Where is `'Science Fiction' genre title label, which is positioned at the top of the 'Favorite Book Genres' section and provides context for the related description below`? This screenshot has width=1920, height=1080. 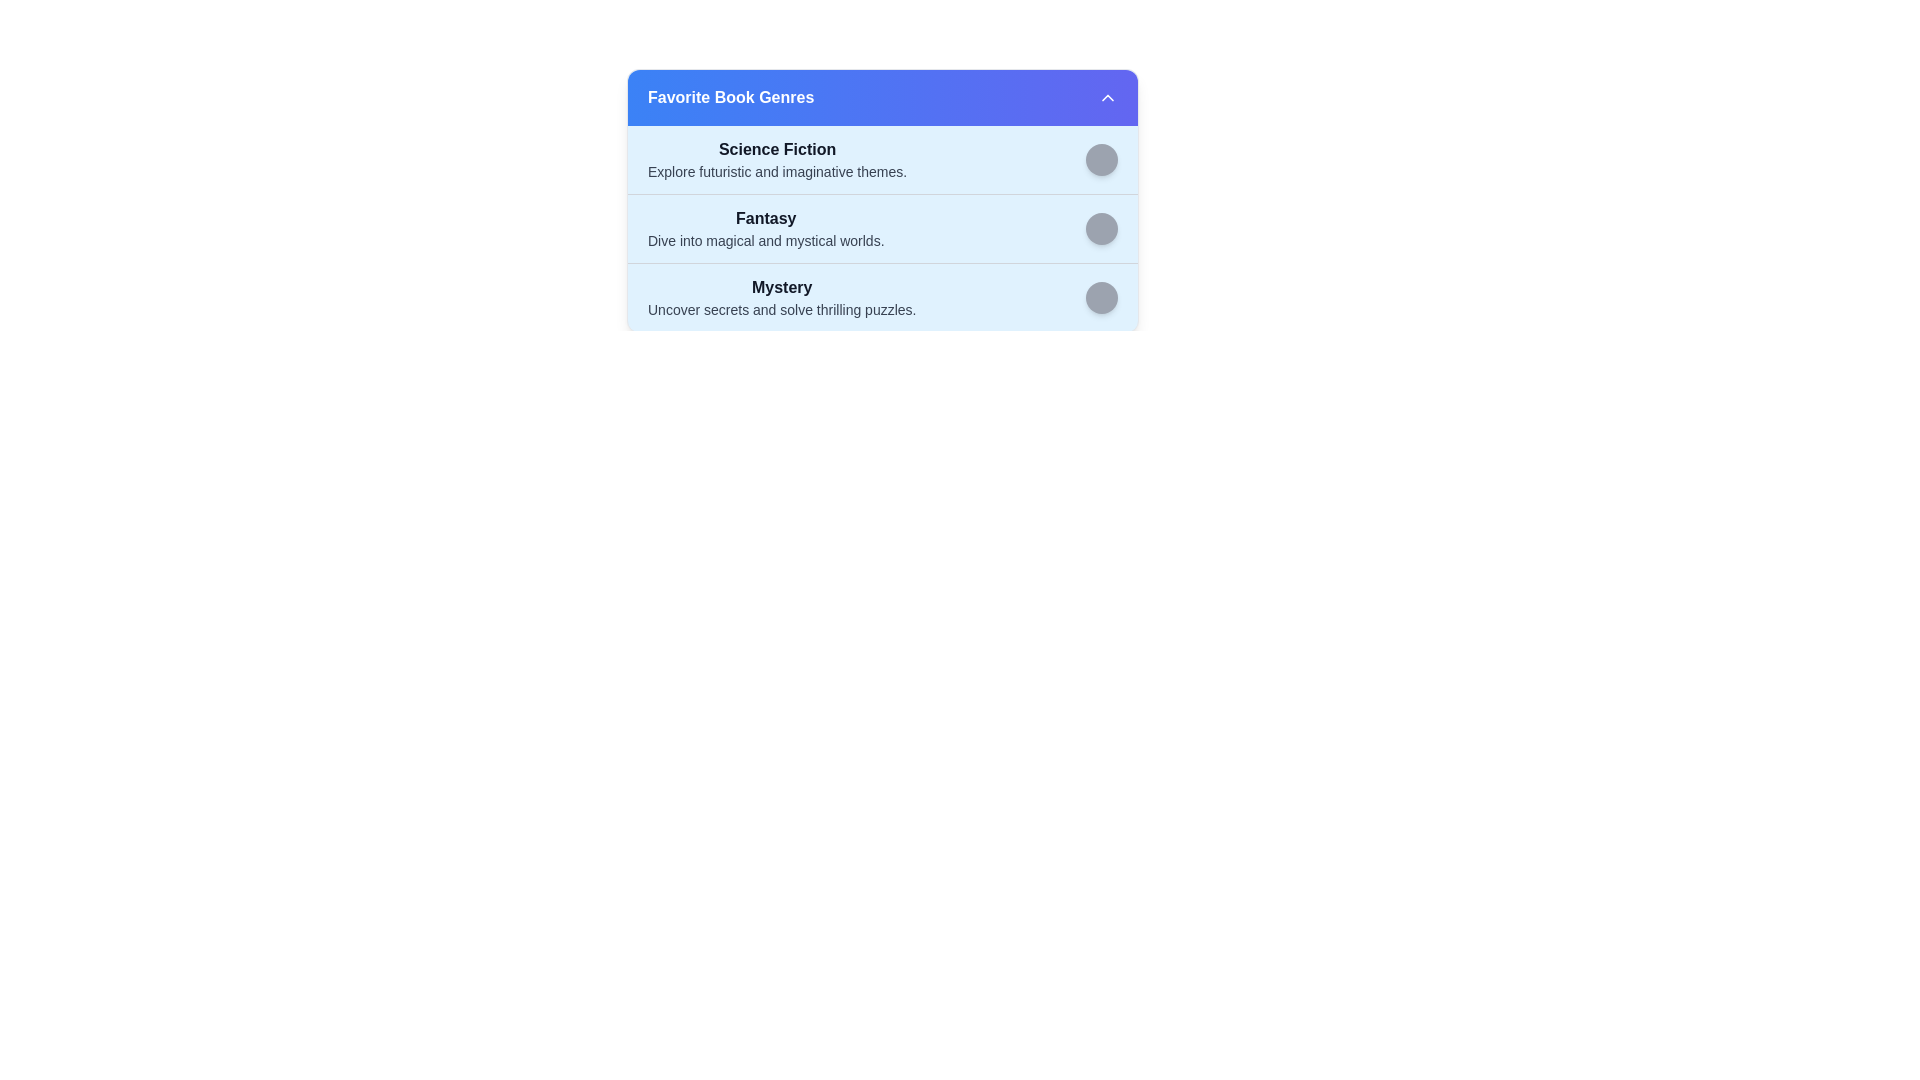
'Science Fiction' genre title label, which is positioned at the top of the 'Favorite Book Genres' section and provides context for the related description below is located at coordinates (776, 149).